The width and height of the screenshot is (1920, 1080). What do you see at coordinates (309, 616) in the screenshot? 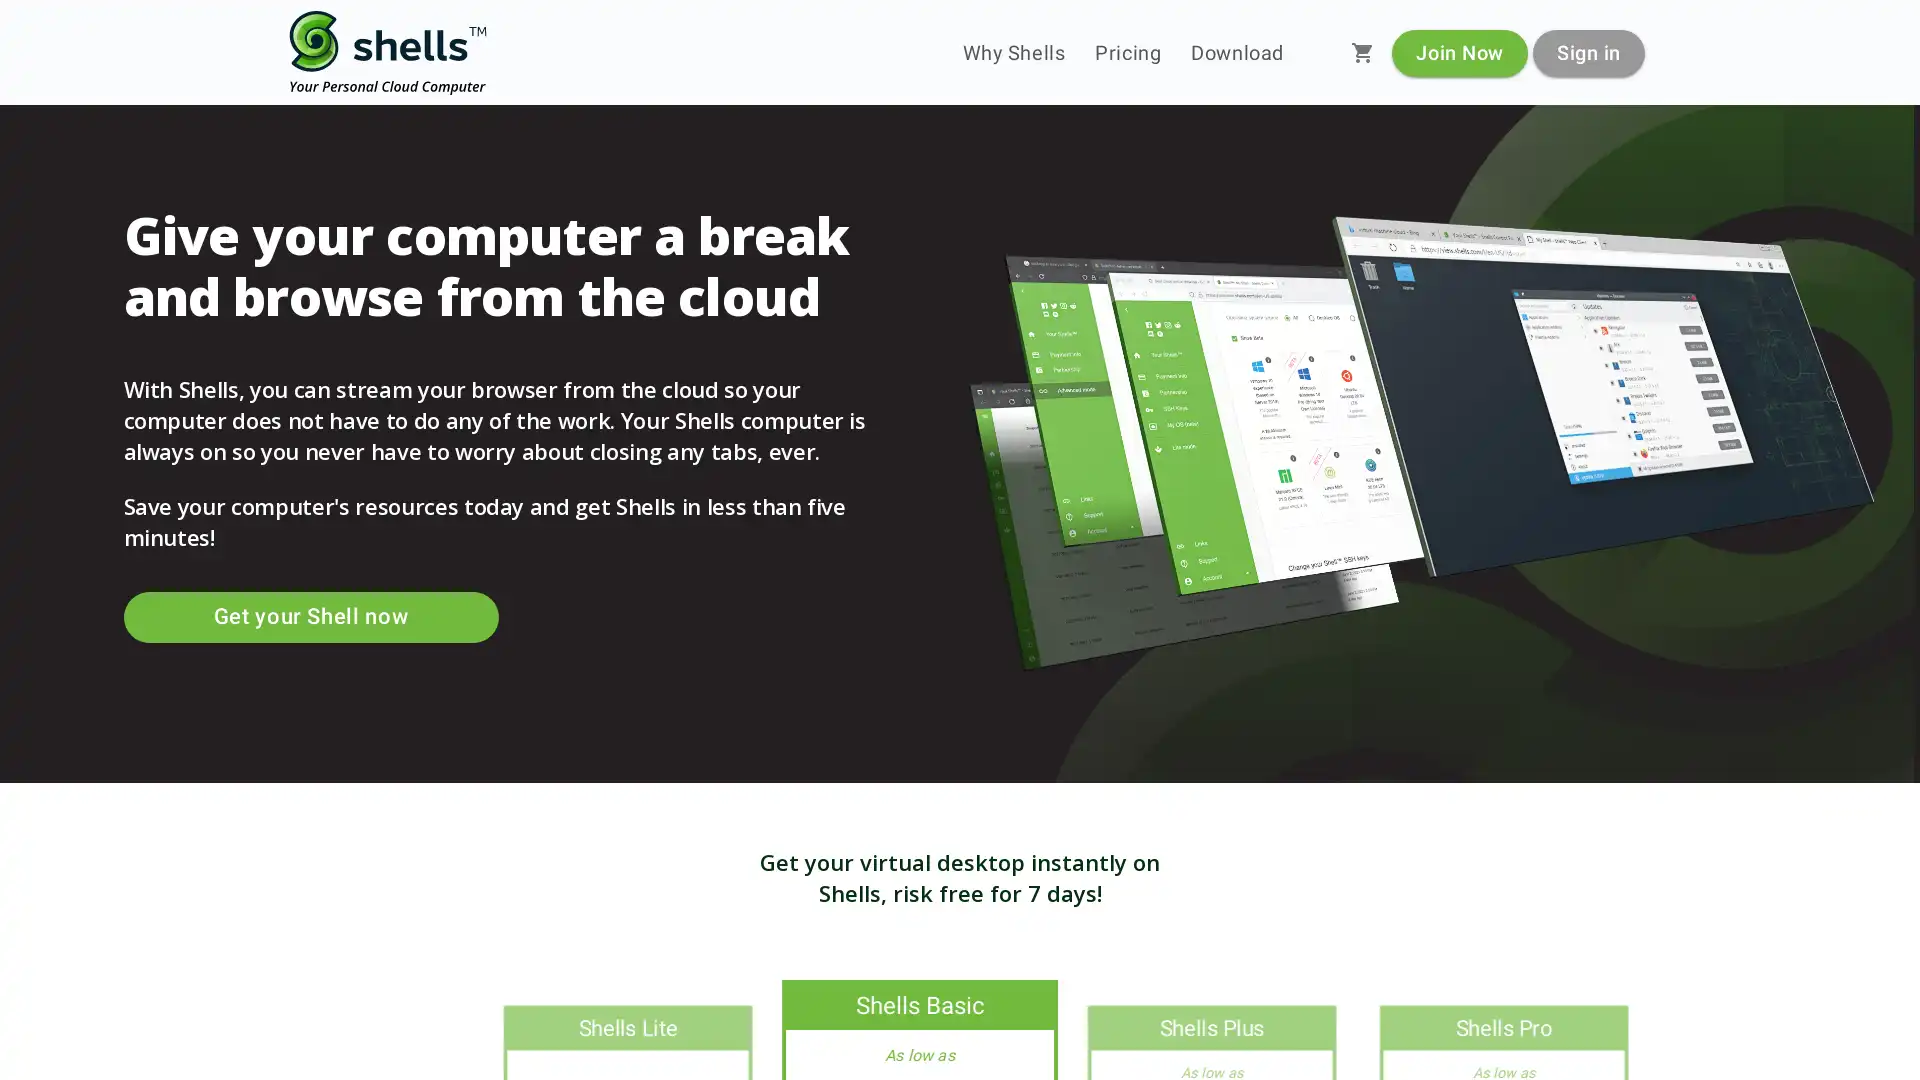
I see `Get your Shell now` at bounding box center [309, 616].